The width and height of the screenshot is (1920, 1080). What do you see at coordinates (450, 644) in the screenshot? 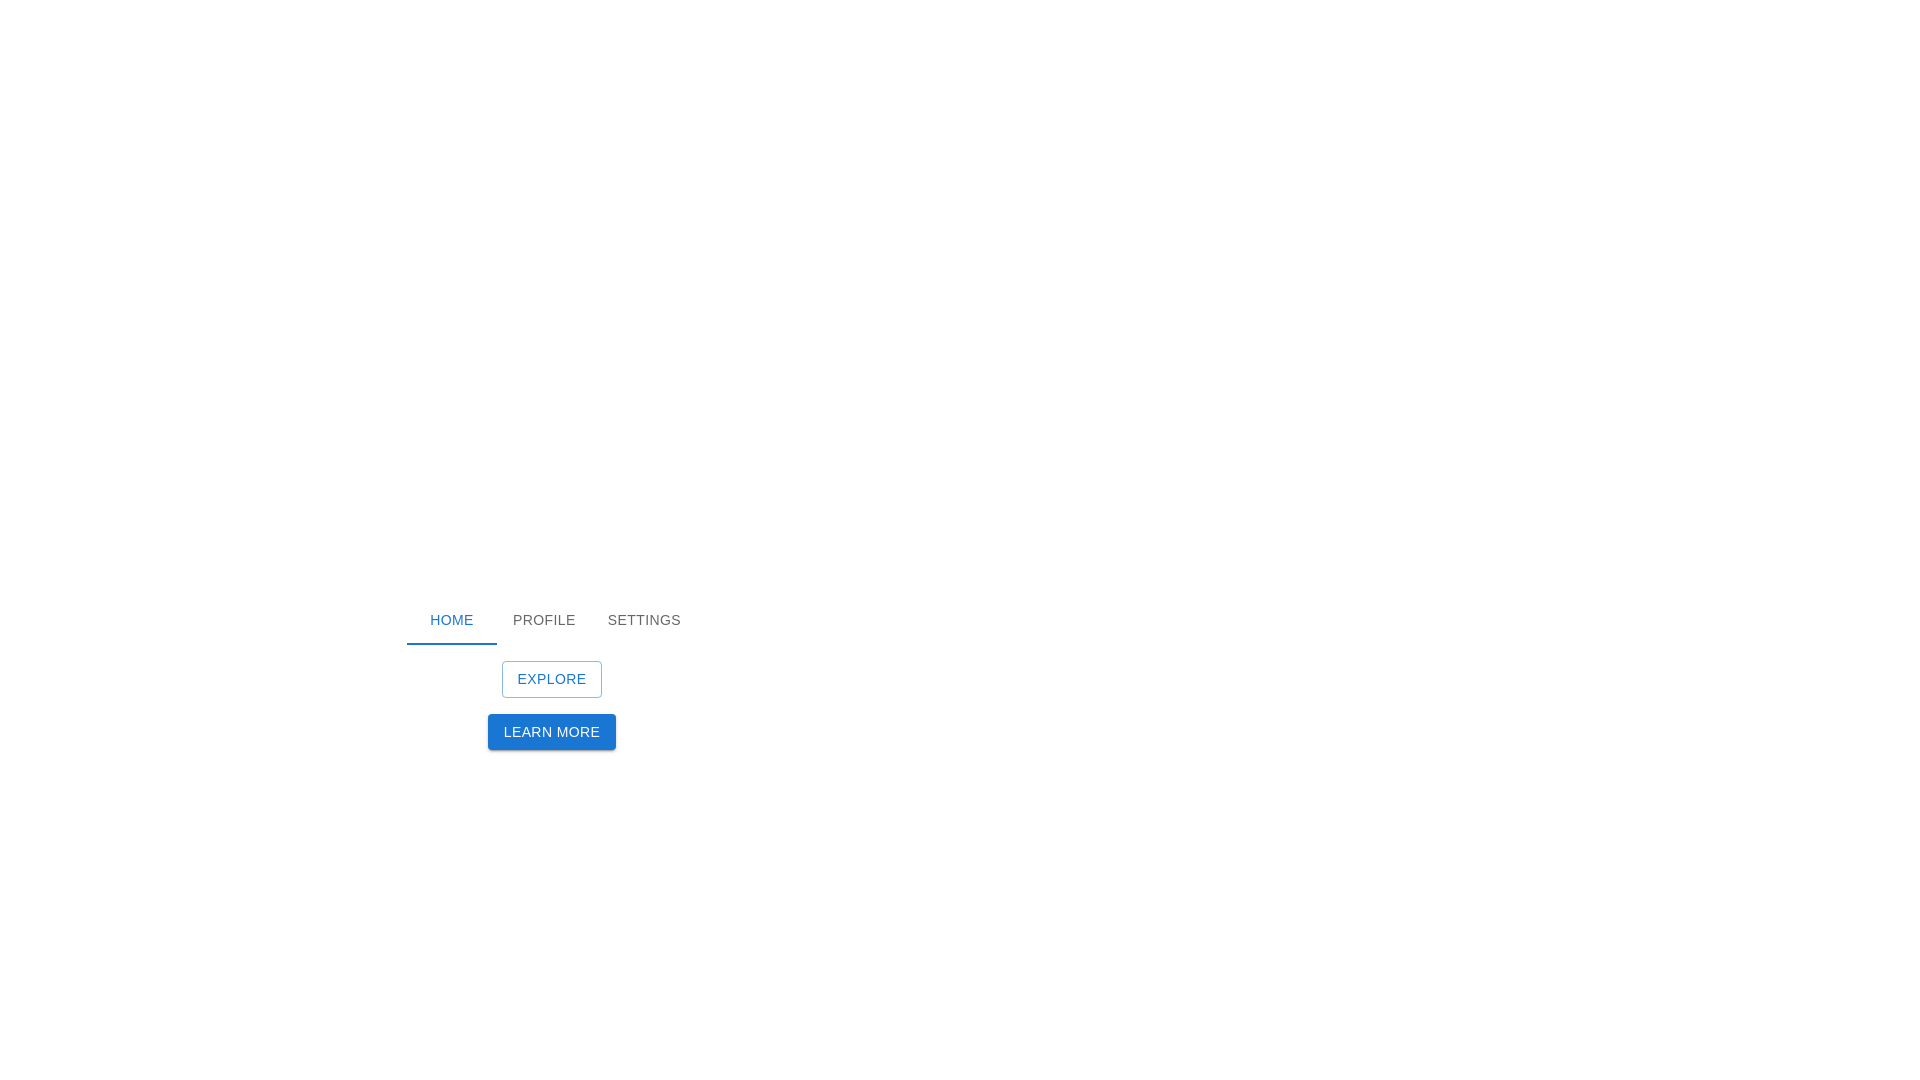
I see `the visual indicator that indicates the currently active 'Home' tab in the horizontal tab bar` at bounding box center [450, 644].